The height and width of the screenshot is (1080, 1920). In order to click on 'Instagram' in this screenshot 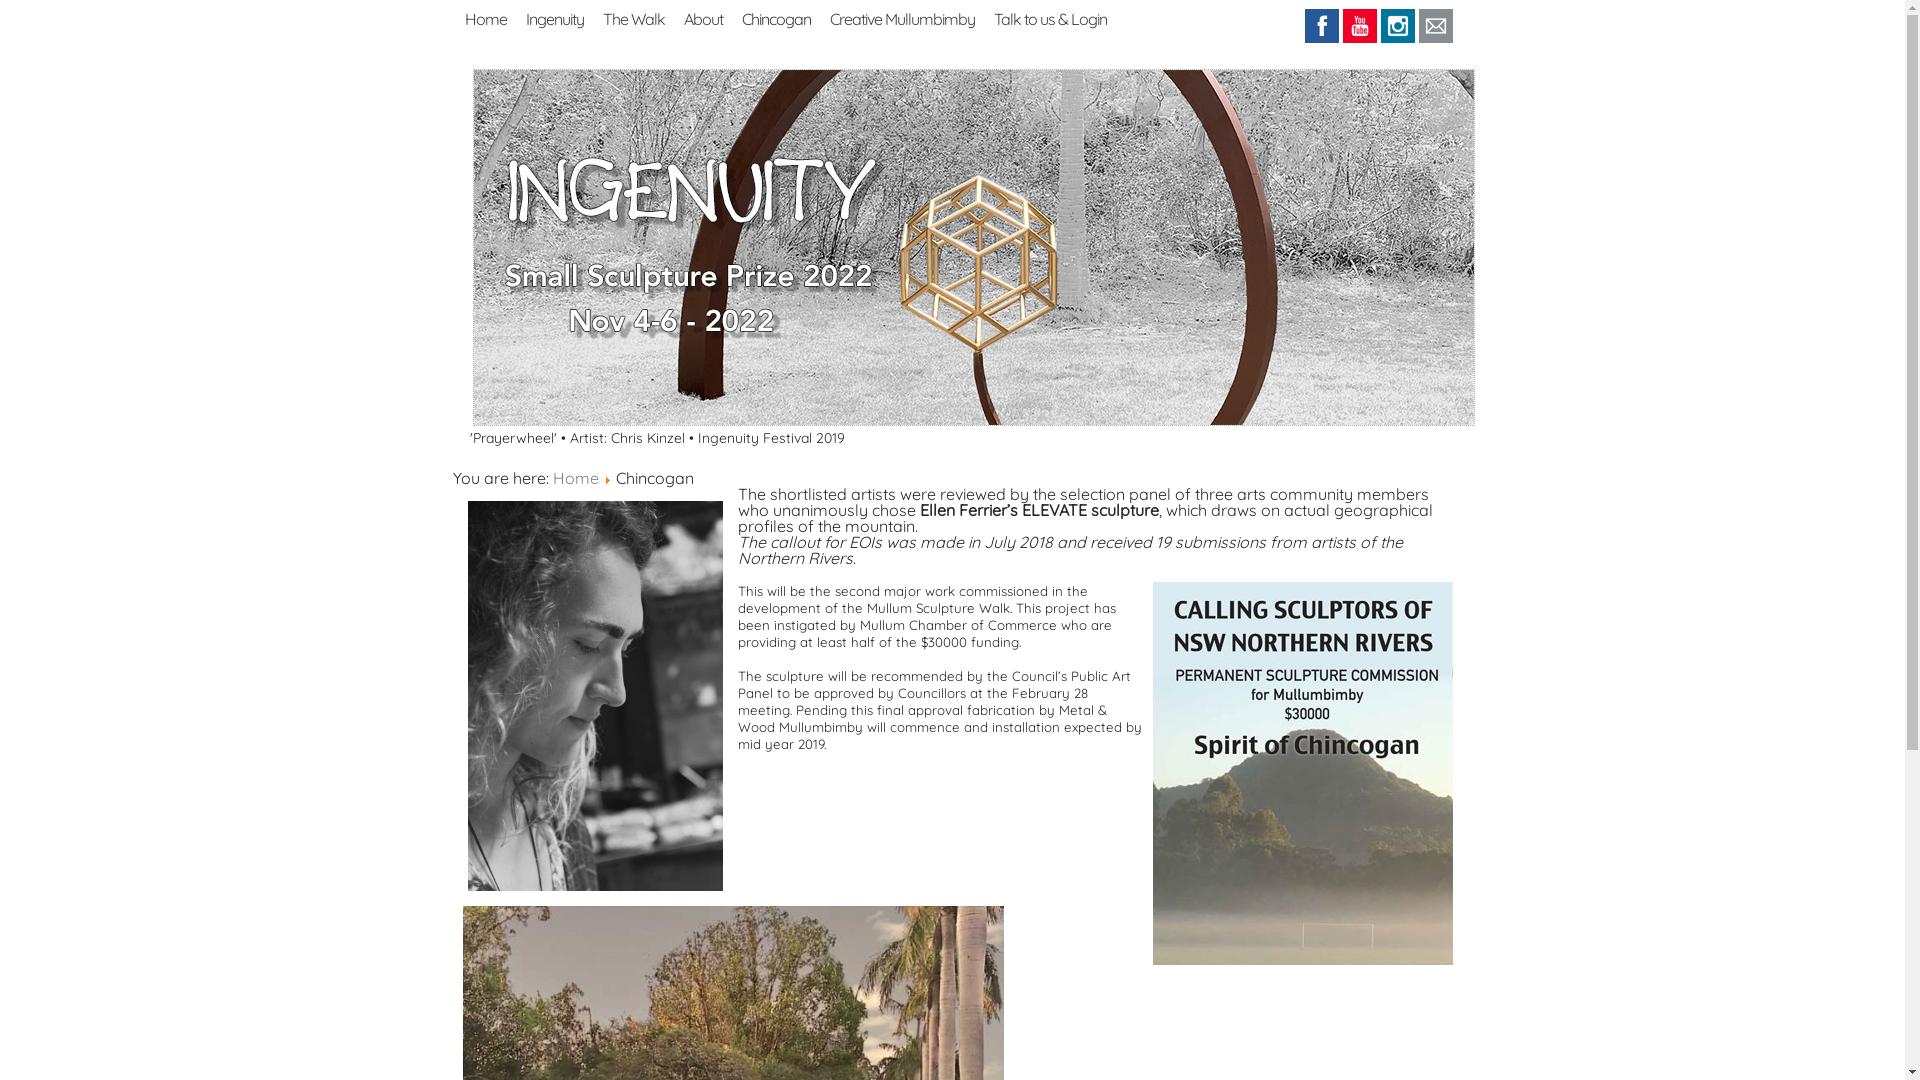, I will do `click(1396, 26)`.